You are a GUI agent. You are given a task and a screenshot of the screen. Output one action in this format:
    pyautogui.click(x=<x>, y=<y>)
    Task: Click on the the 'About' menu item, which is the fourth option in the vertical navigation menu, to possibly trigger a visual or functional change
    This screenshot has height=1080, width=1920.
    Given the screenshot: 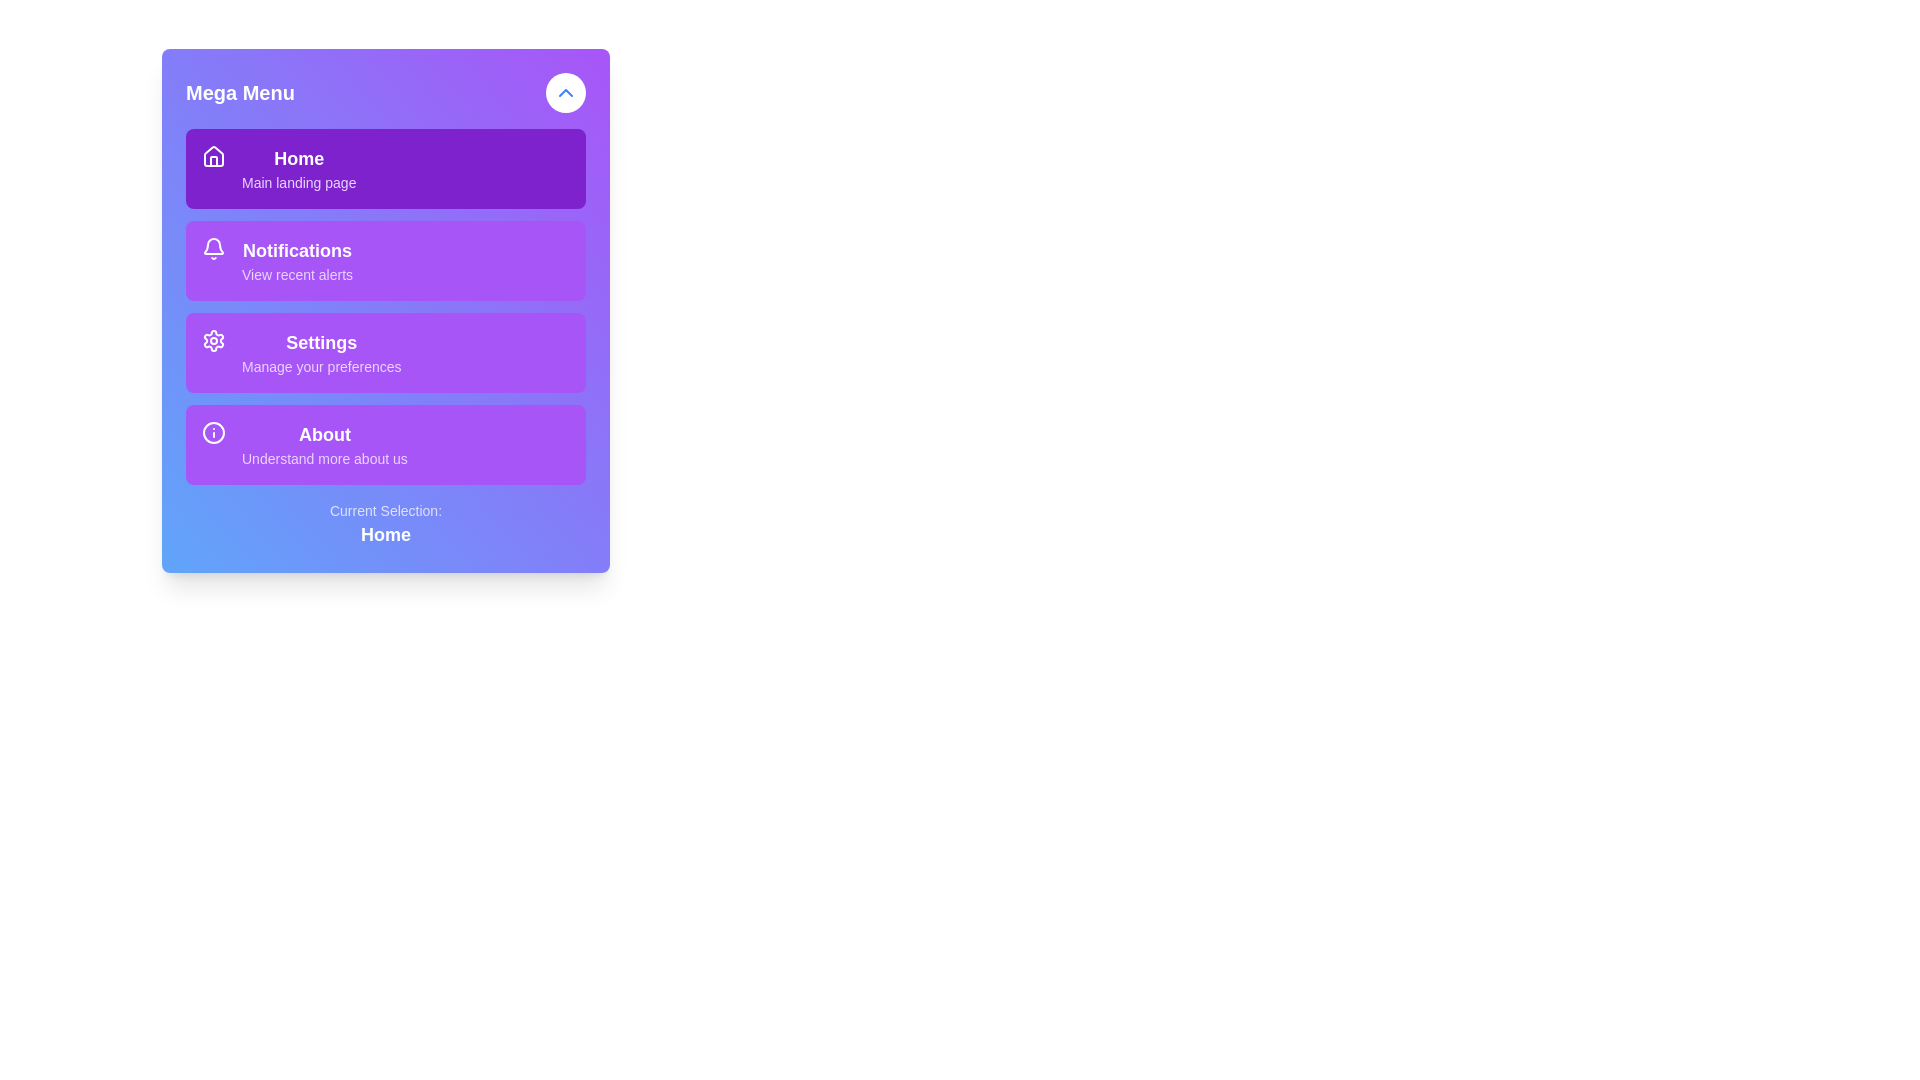 What is the action you would take?
    pyautogui.click(x=324, y=443)
    